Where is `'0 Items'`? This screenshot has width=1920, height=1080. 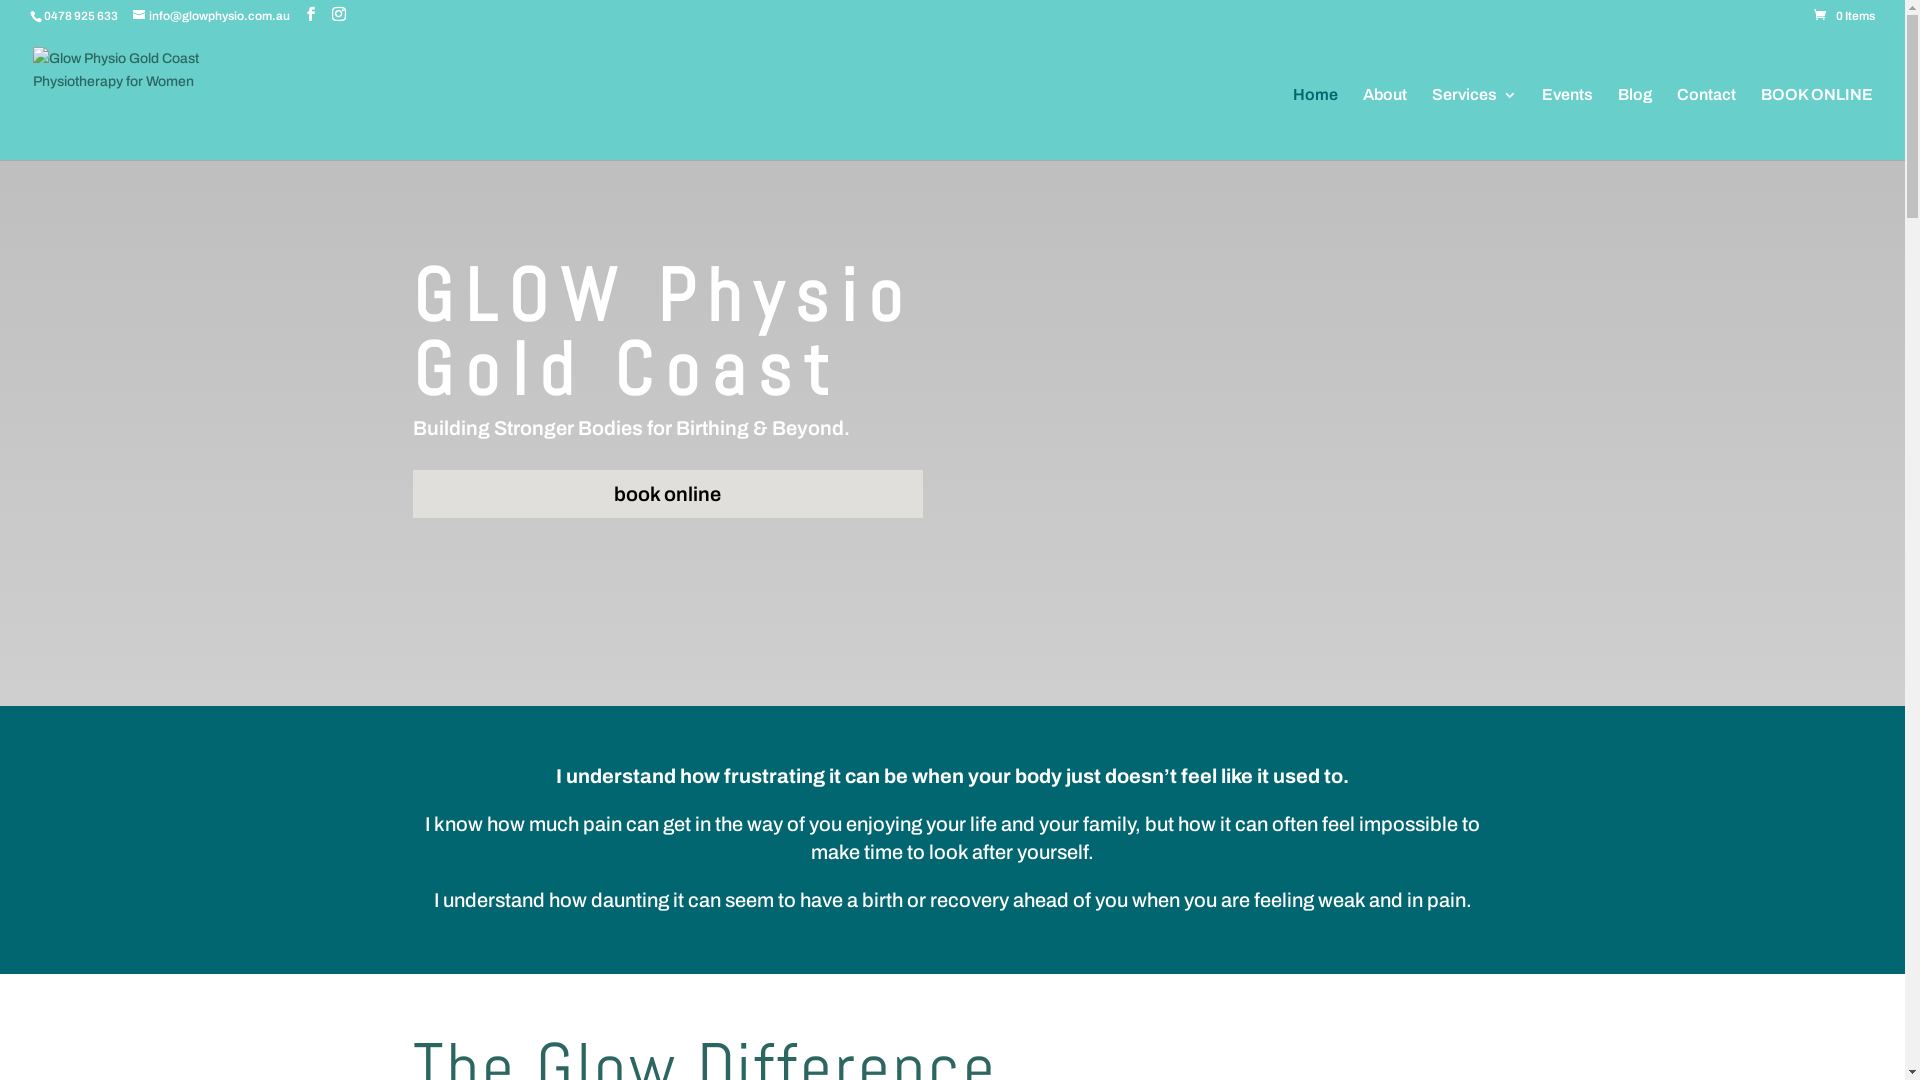
'0 Items' is located at coordinates (1843, 15).